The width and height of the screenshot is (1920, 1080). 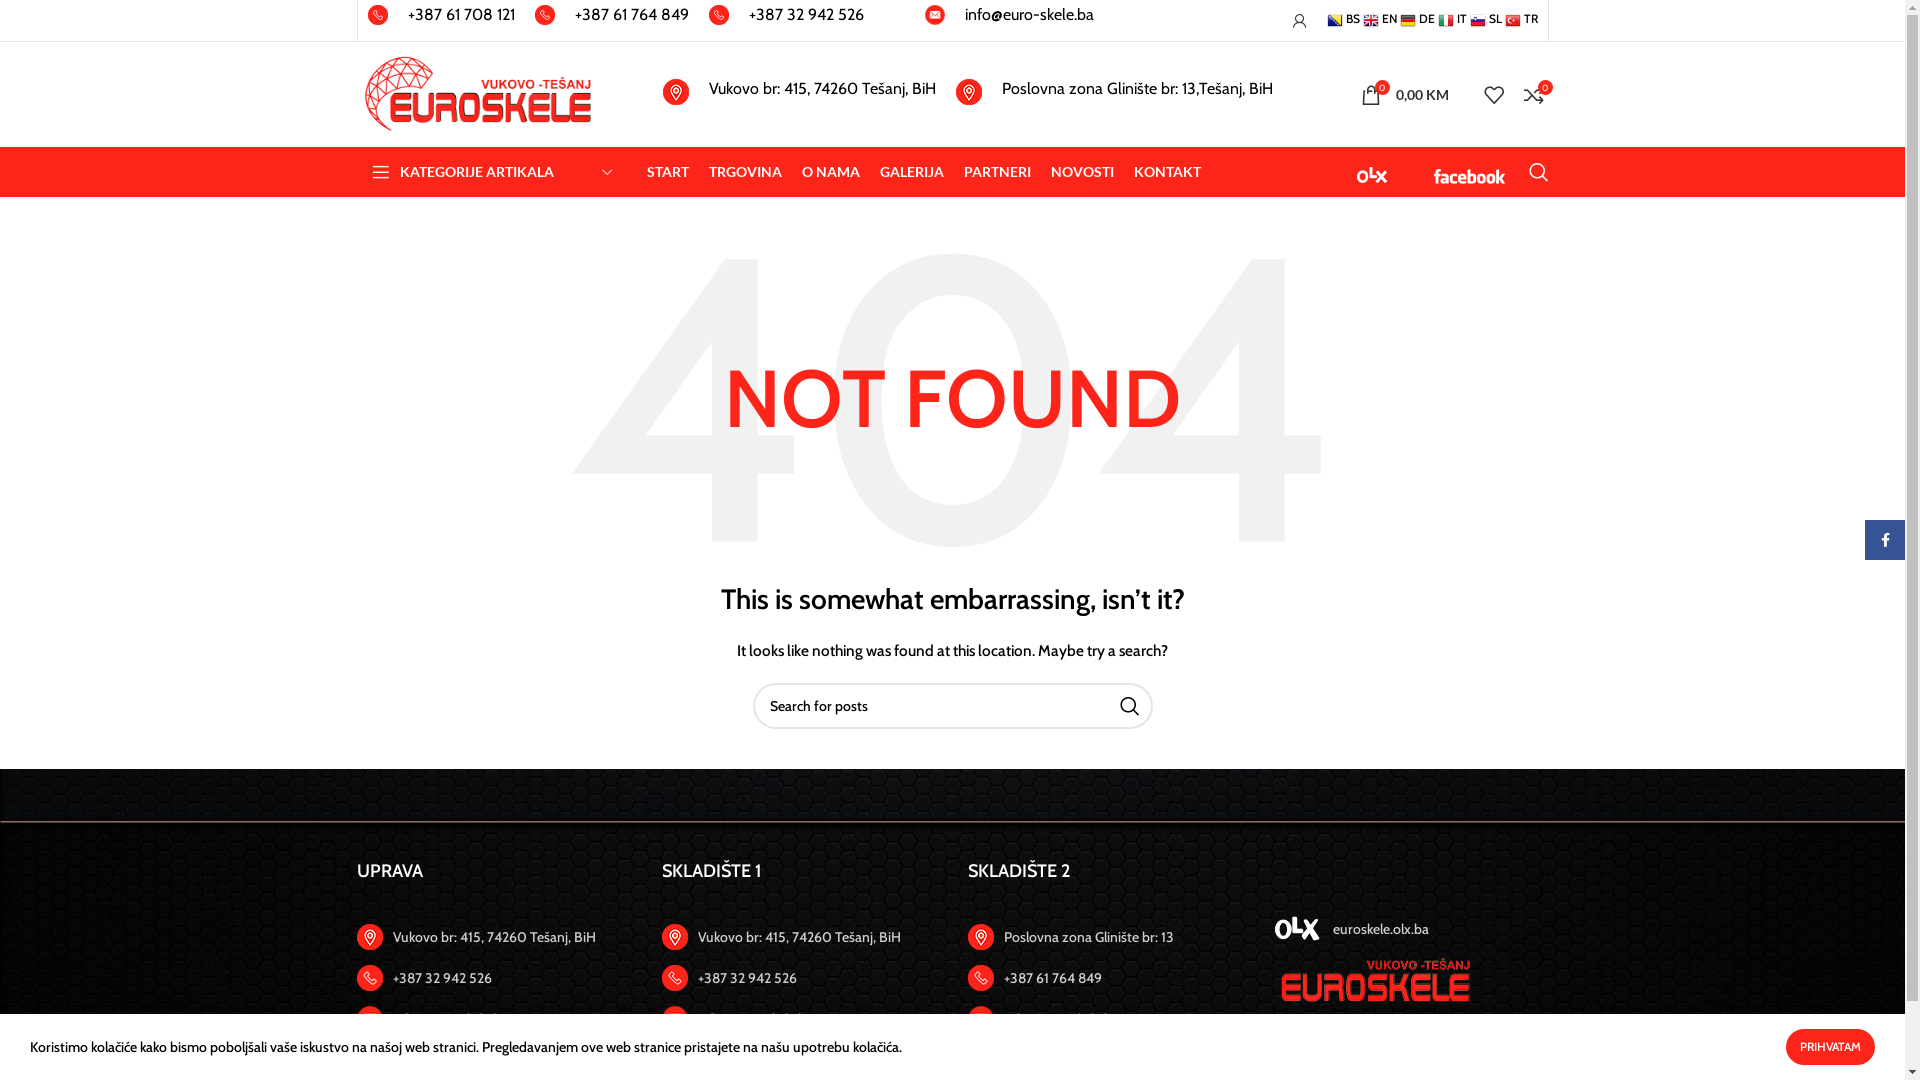 What do you see at coordinates (1008, 20) in the screenshot?
I see `'info@euro-skele.ba'` at bounding box center [1008, 20].